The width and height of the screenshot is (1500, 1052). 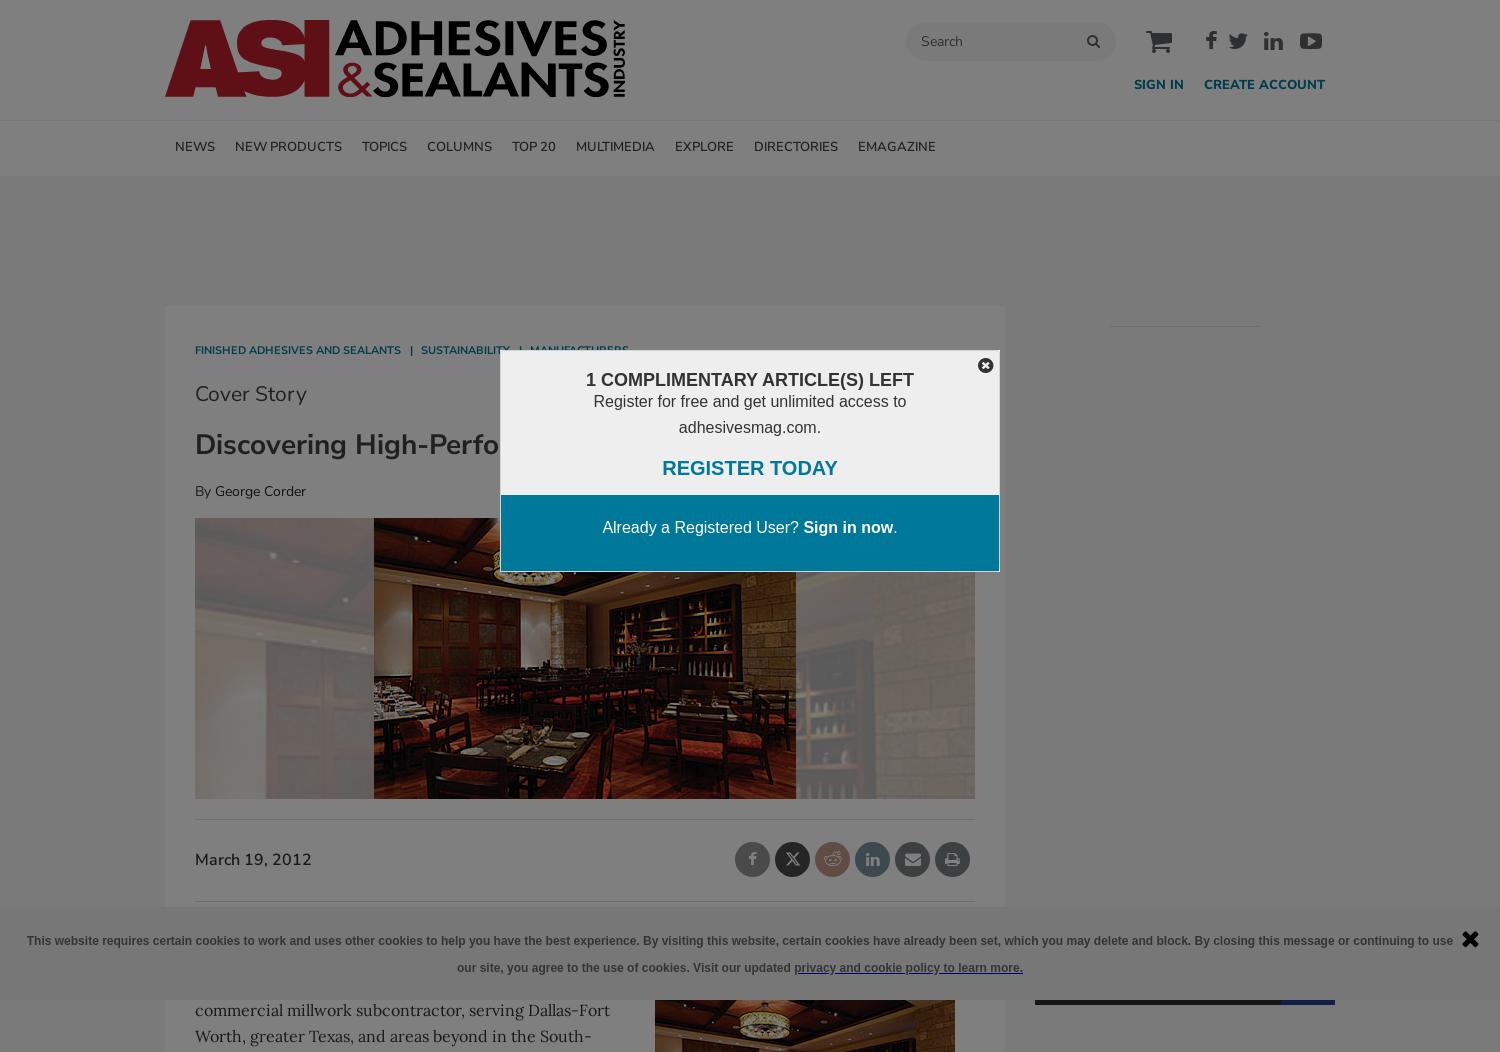 What do you see at coordinates (250, 393) in the screenshot?
I see `'Cover Story'` at bounding box center [250, 393].